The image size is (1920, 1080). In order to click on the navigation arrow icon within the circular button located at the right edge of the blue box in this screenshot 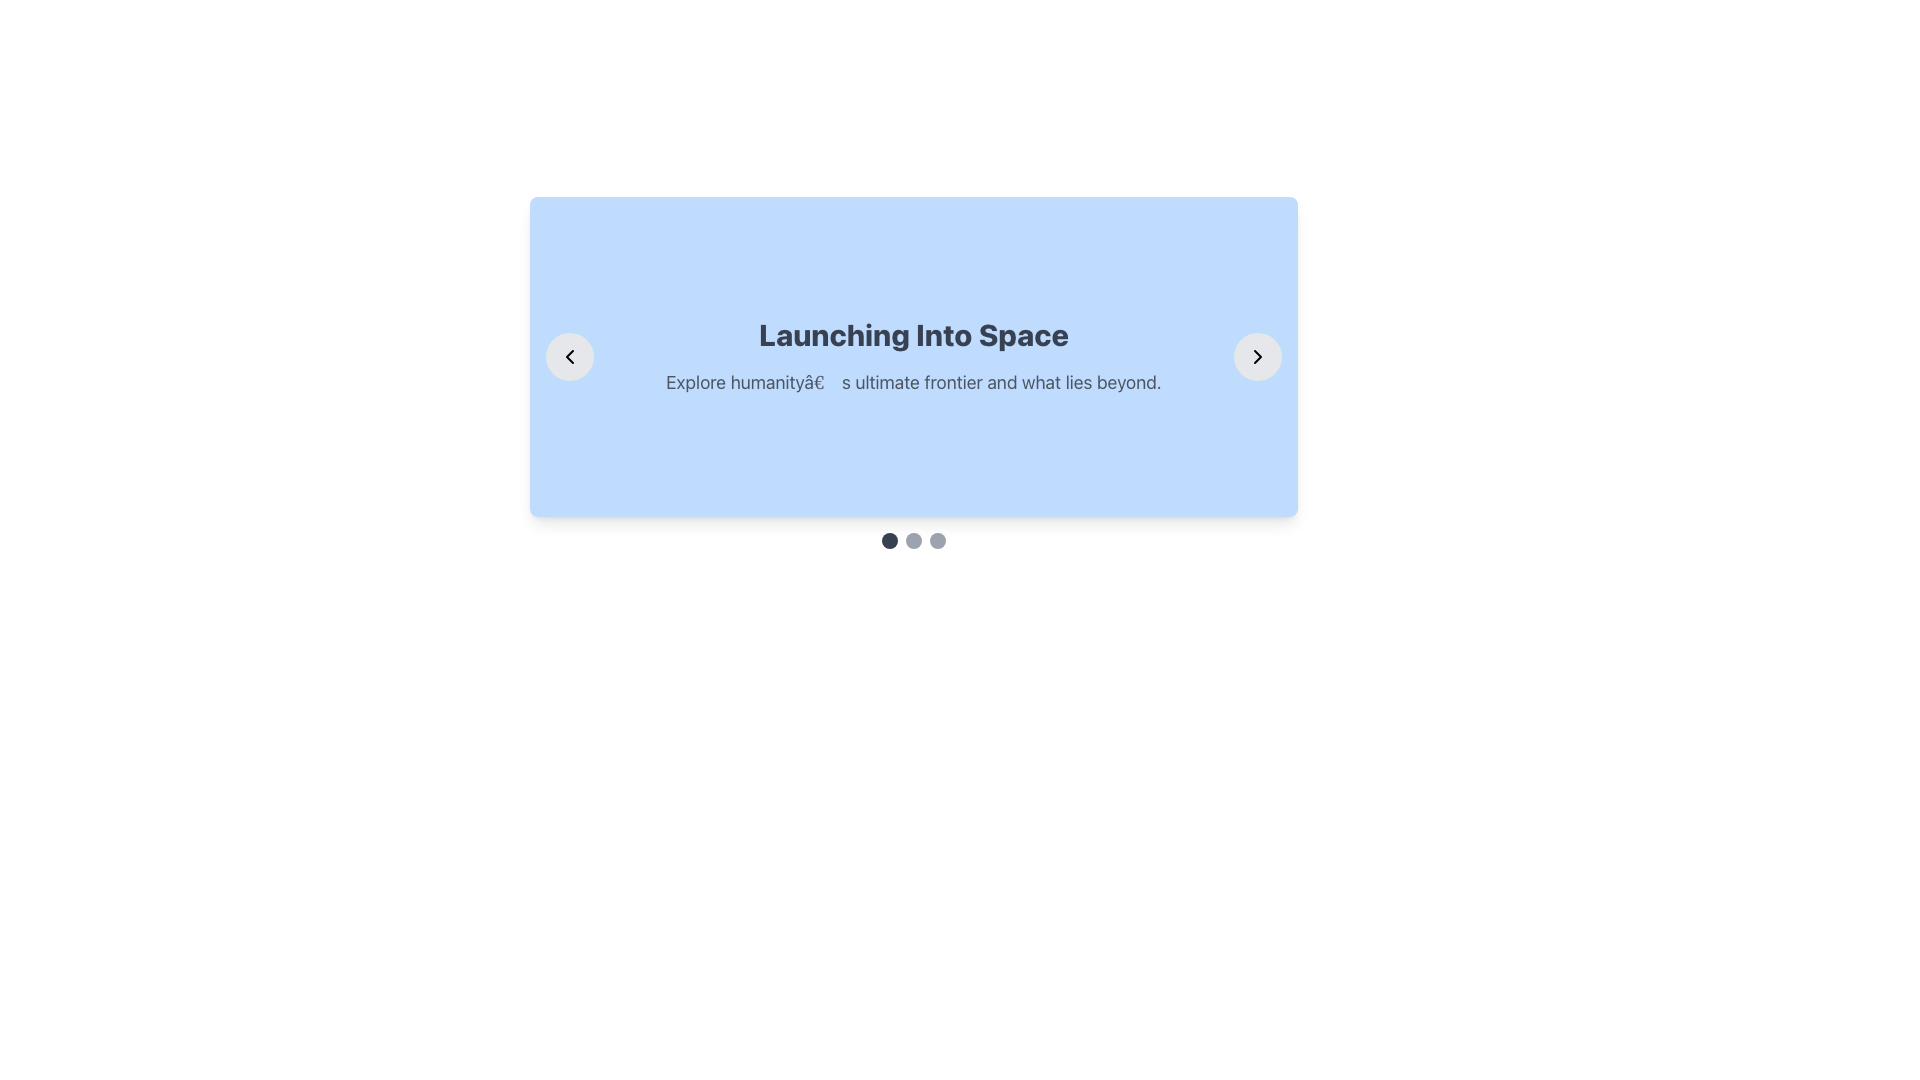, I will do `click(1256, 356)`.